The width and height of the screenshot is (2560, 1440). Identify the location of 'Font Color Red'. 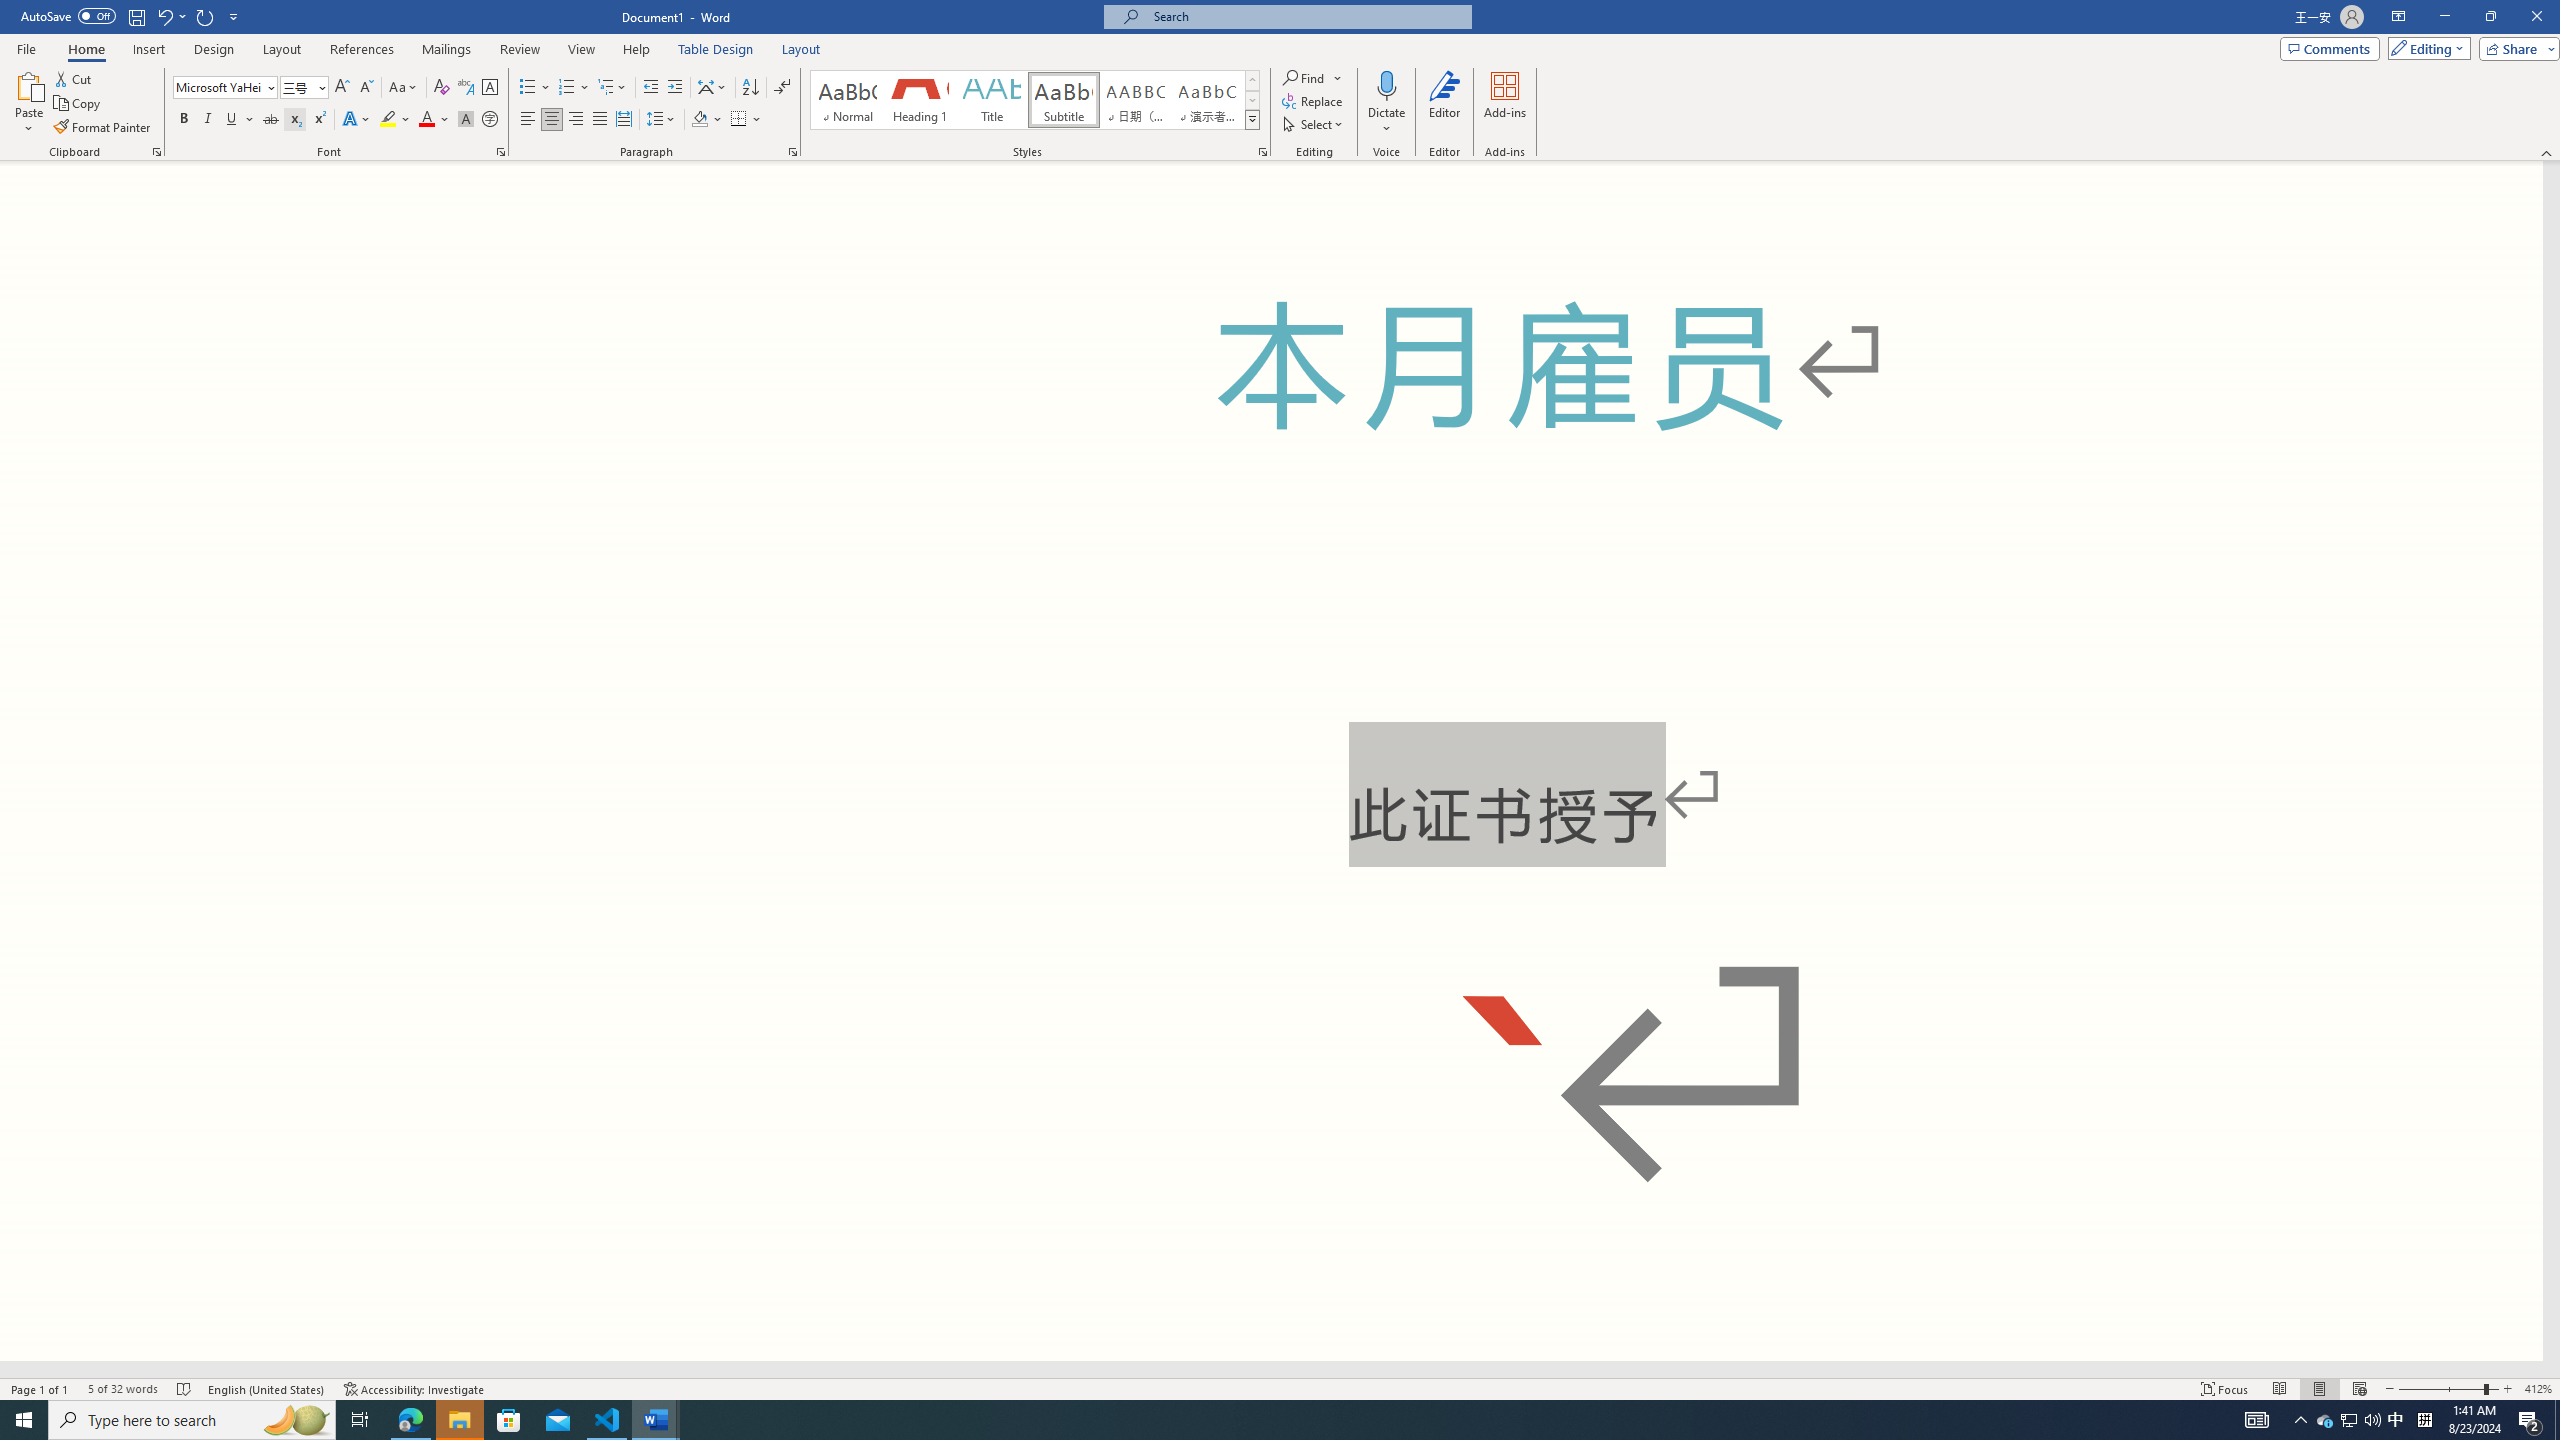
(425, 118).